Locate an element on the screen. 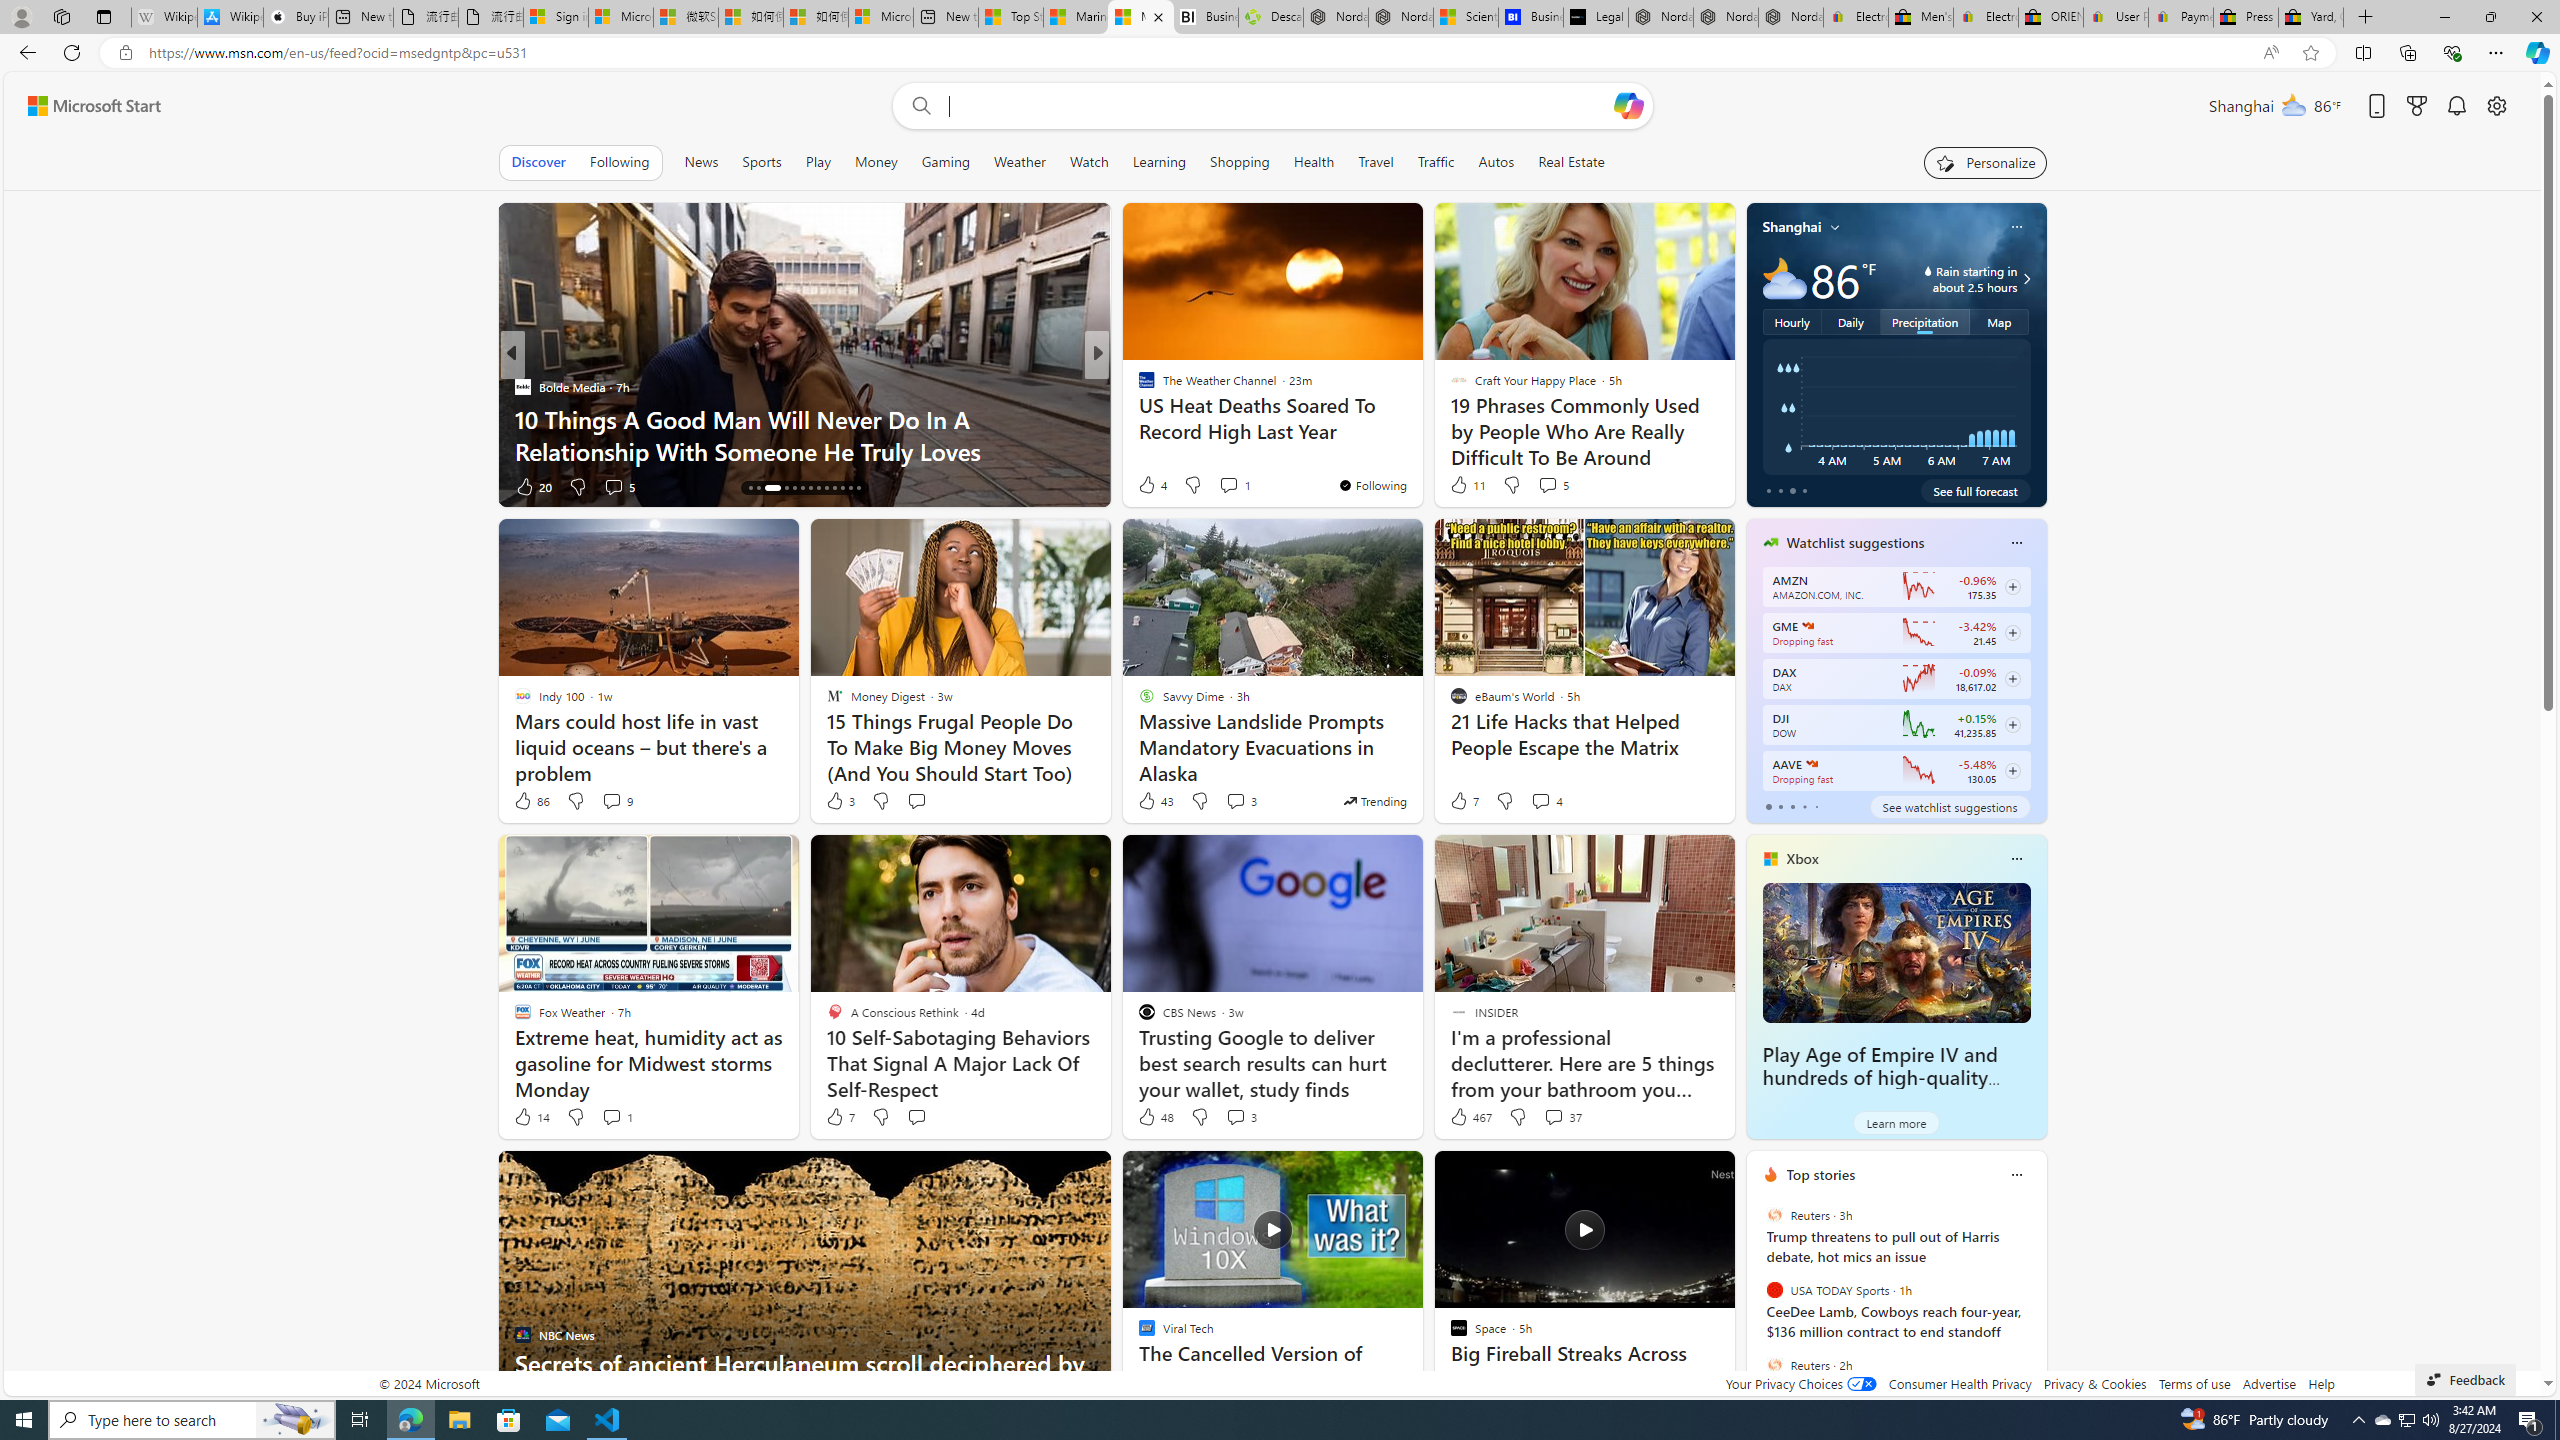  'Money' is located at coordinates (876, 161).